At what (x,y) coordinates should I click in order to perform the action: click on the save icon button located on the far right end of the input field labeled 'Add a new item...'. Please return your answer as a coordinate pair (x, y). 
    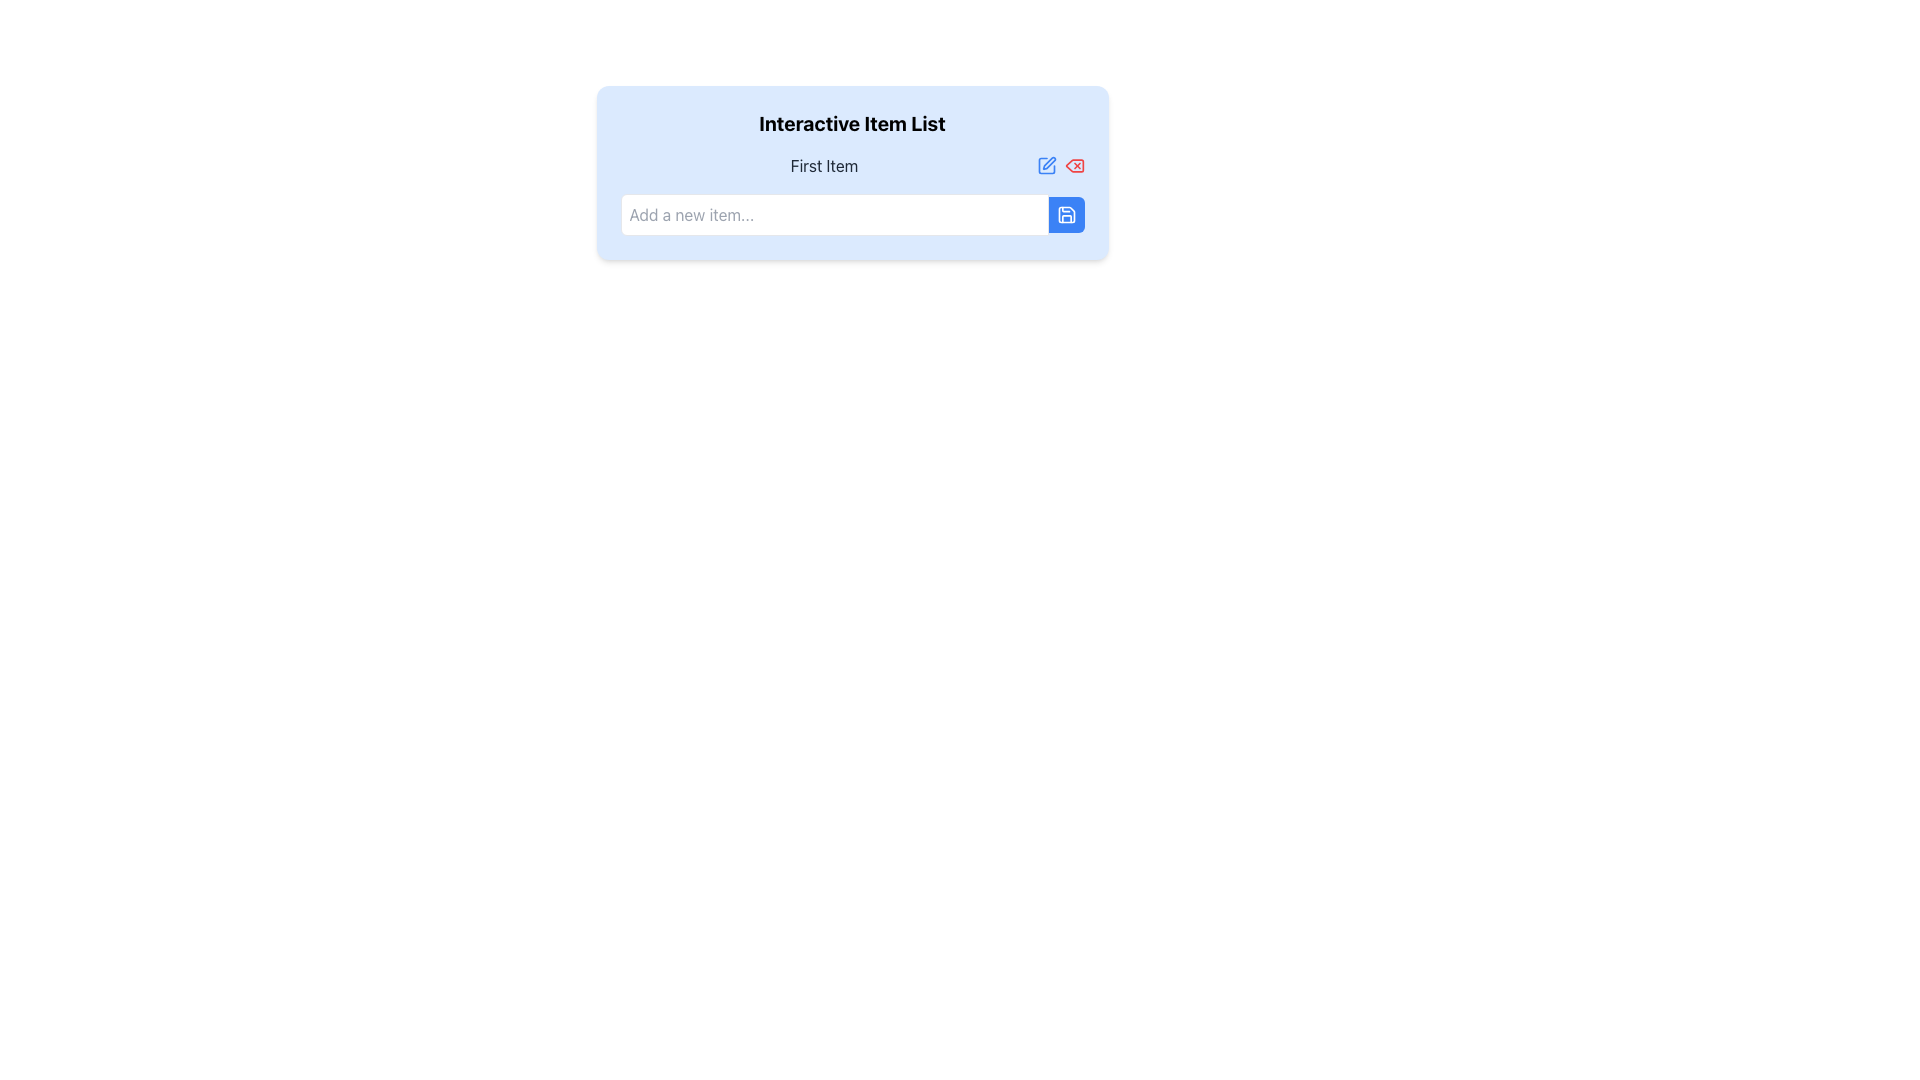
    Looking at the image, I should click on (1065, 215).